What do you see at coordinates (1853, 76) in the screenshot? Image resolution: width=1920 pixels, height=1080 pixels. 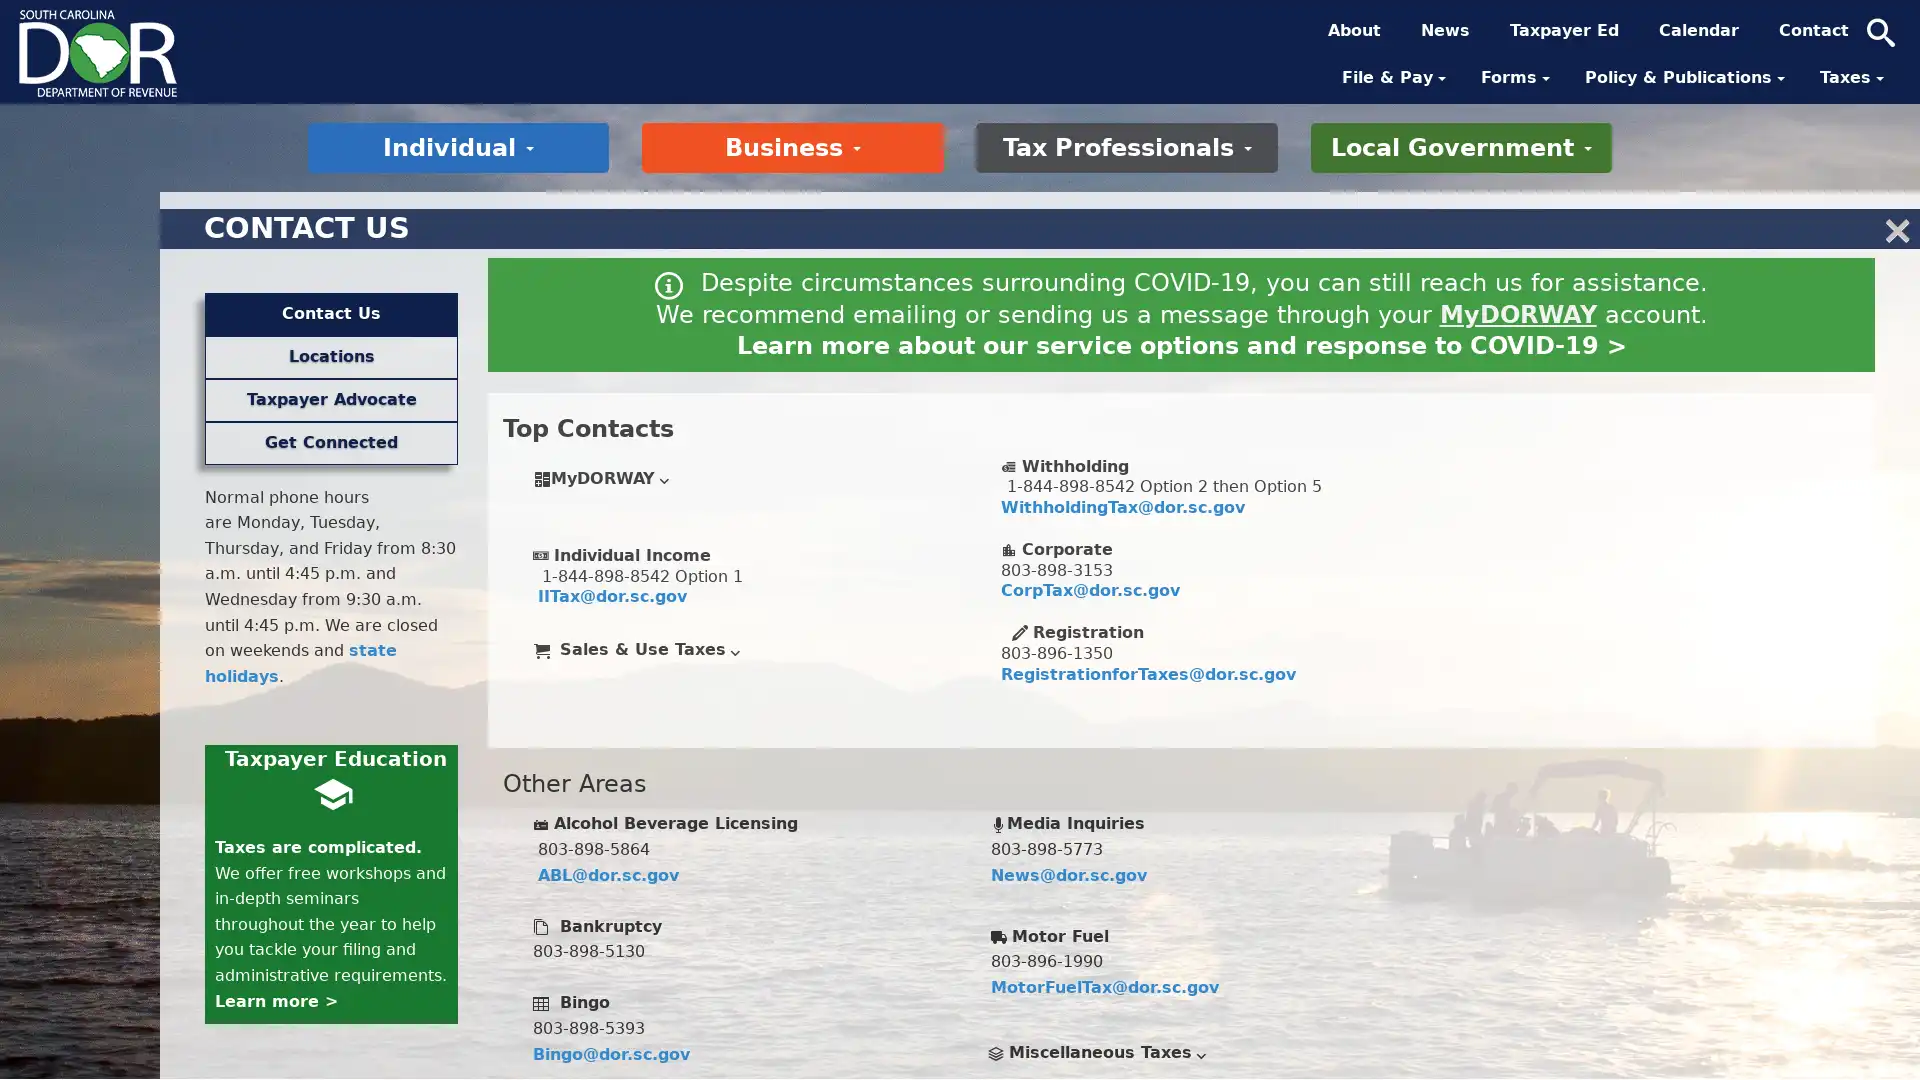 I see `Taxes` at bounding box center [1853, 76].